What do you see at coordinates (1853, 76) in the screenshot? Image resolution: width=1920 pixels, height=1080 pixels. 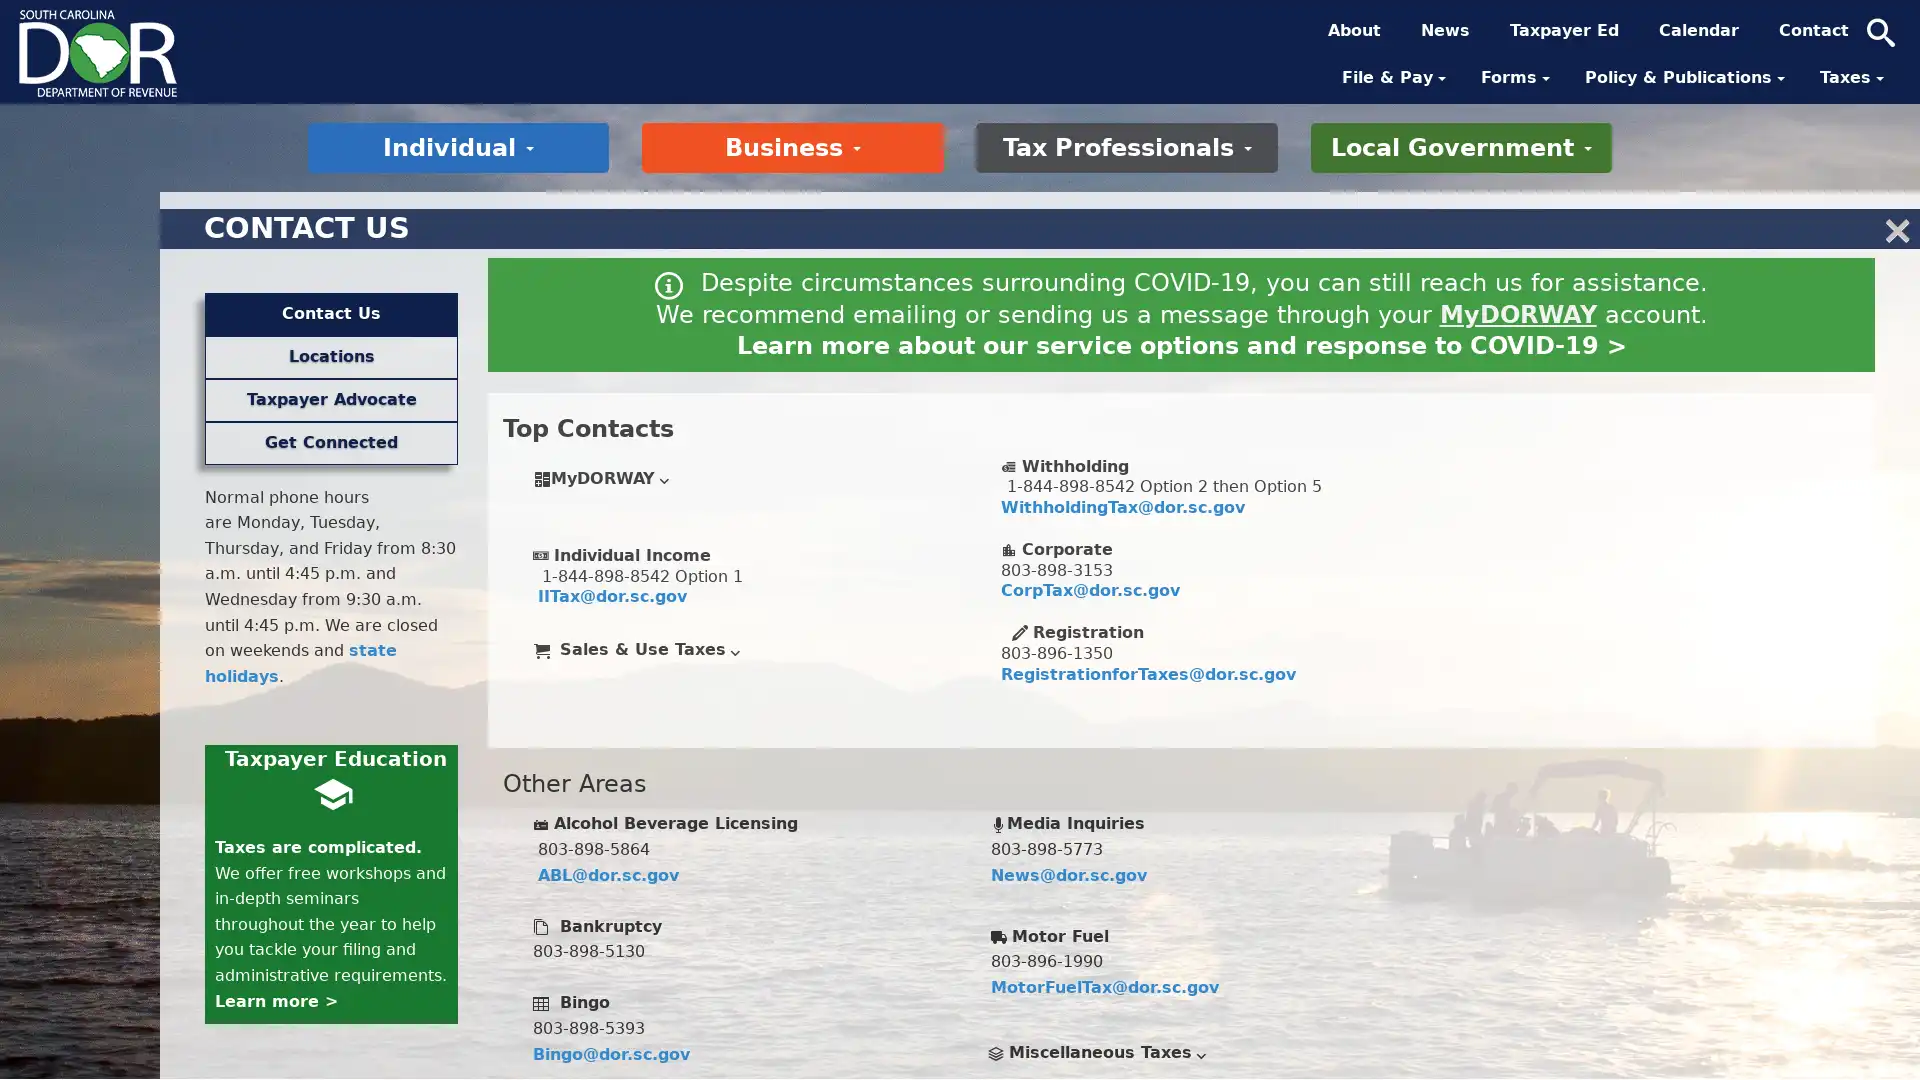 I see `Taxes` at bounding box center [1853, 76].